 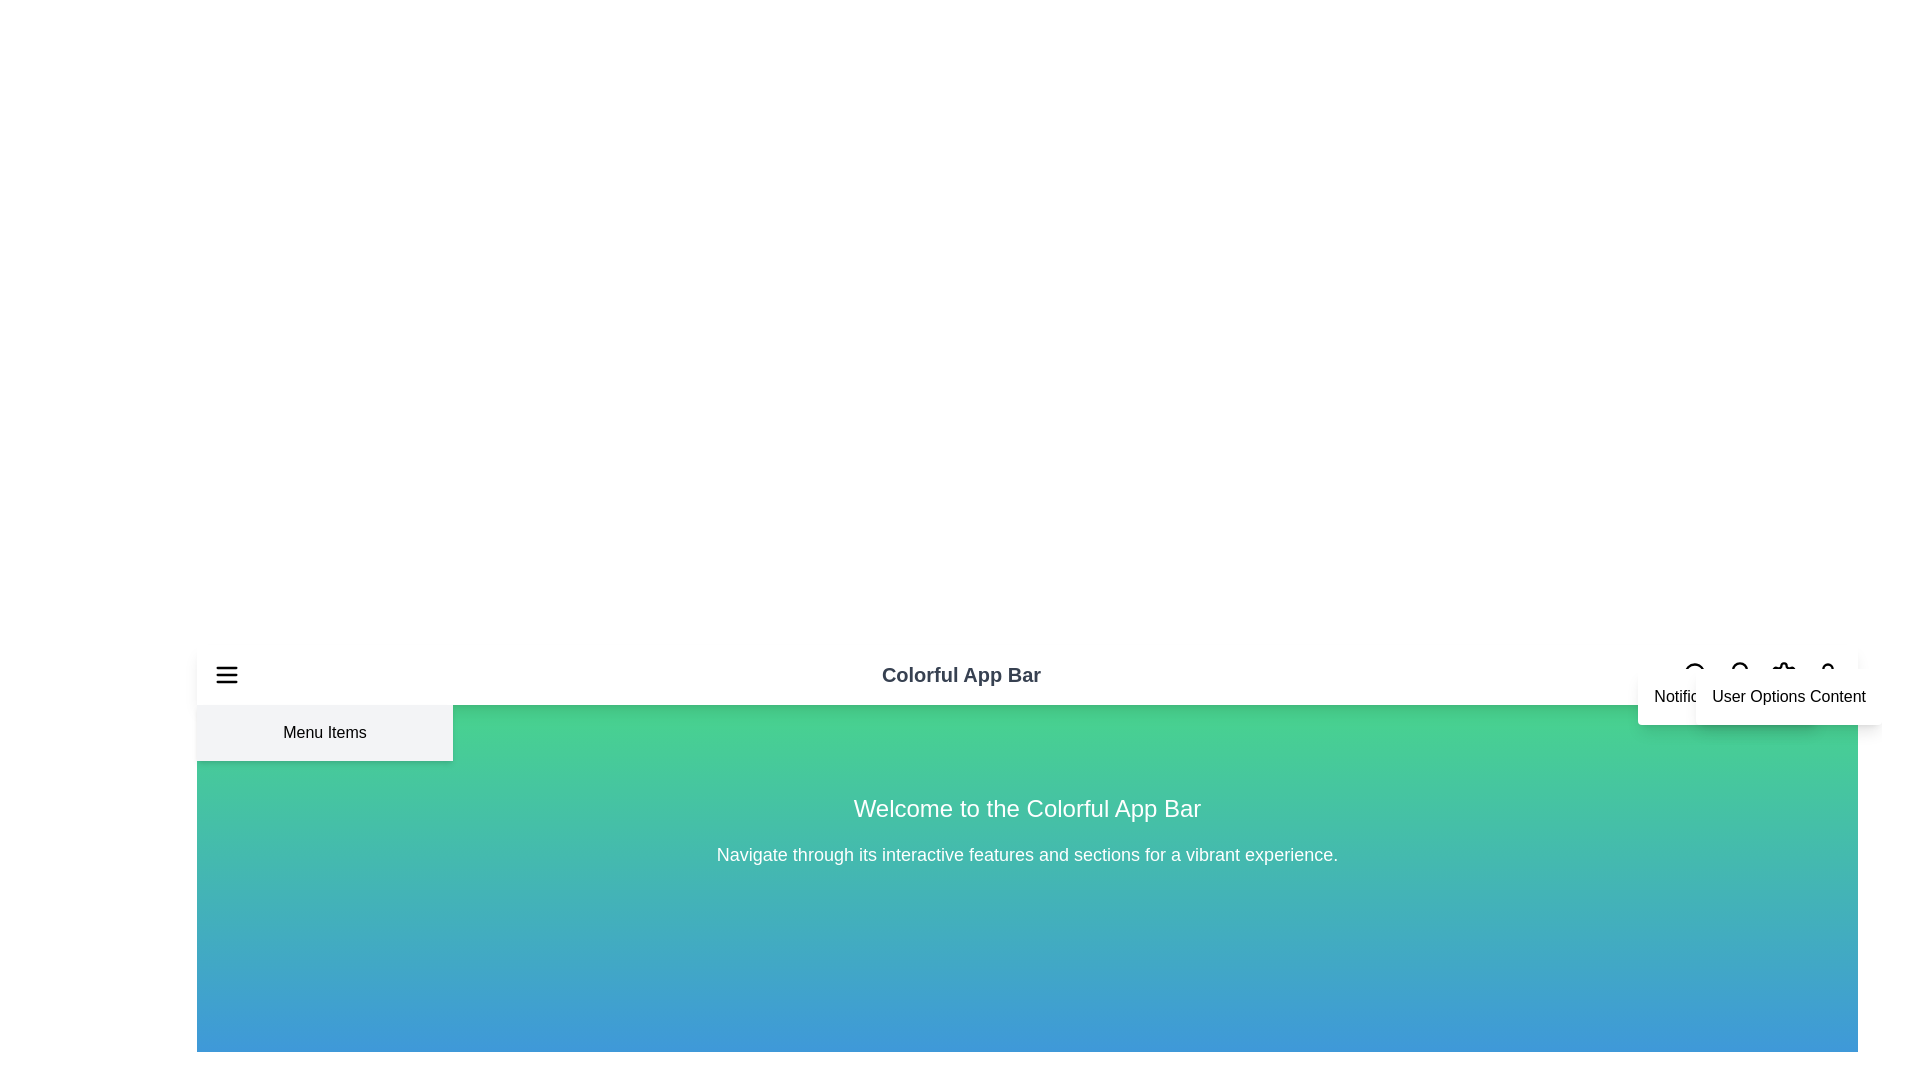 What do you see at coordinates (961, 675) in the screenshot?
I see `the header text labeled 'Colorful App Bar'` at bounding box center [961, 675].